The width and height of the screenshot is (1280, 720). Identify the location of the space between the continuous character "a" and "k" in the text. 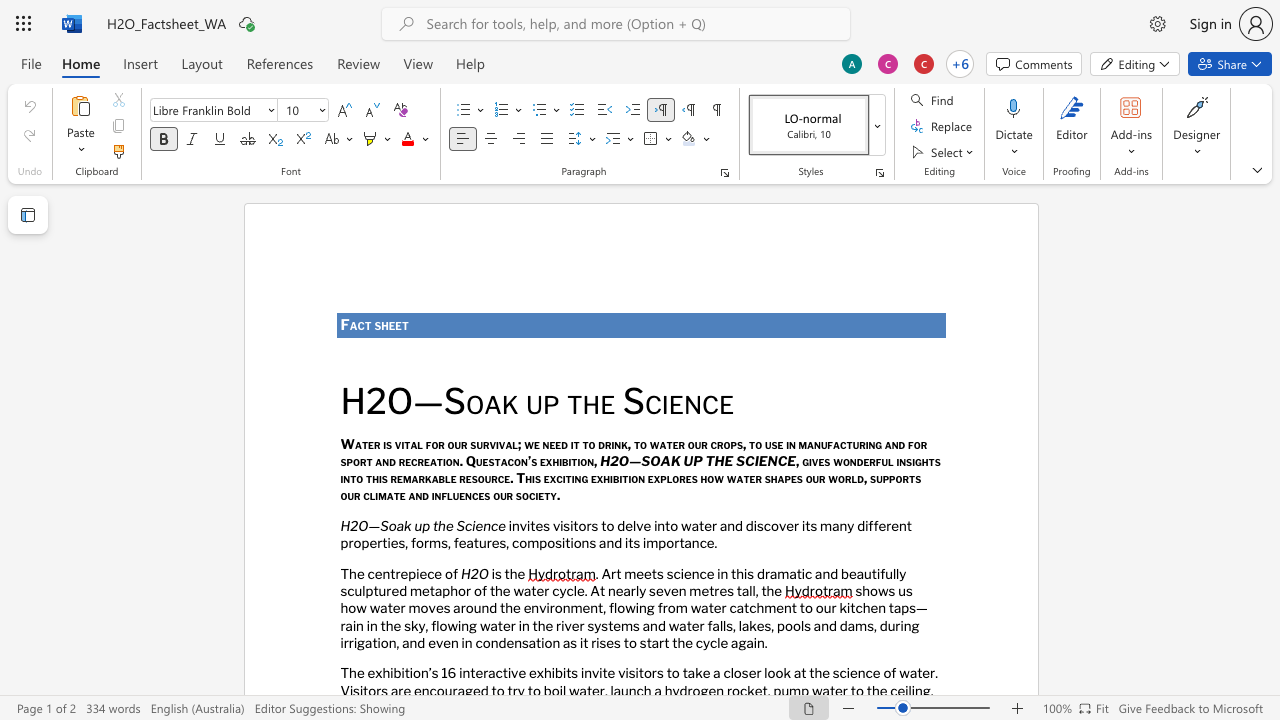
(501, 402).